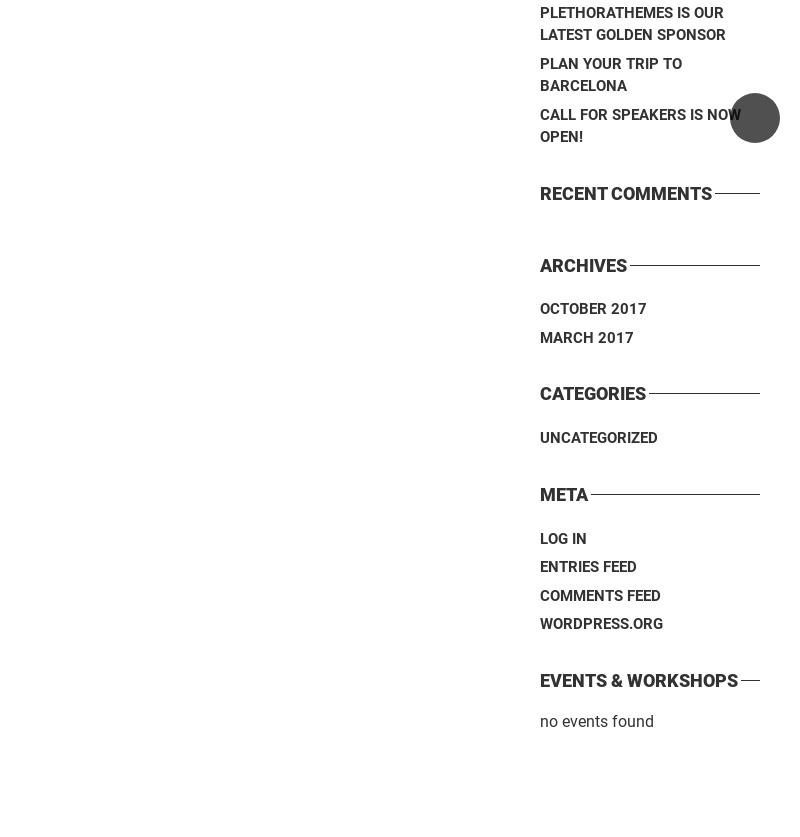  What do you see at coordinates (540, 336) in the screenshot?
I see `'March 2017'` at bounding box center [540, 336].